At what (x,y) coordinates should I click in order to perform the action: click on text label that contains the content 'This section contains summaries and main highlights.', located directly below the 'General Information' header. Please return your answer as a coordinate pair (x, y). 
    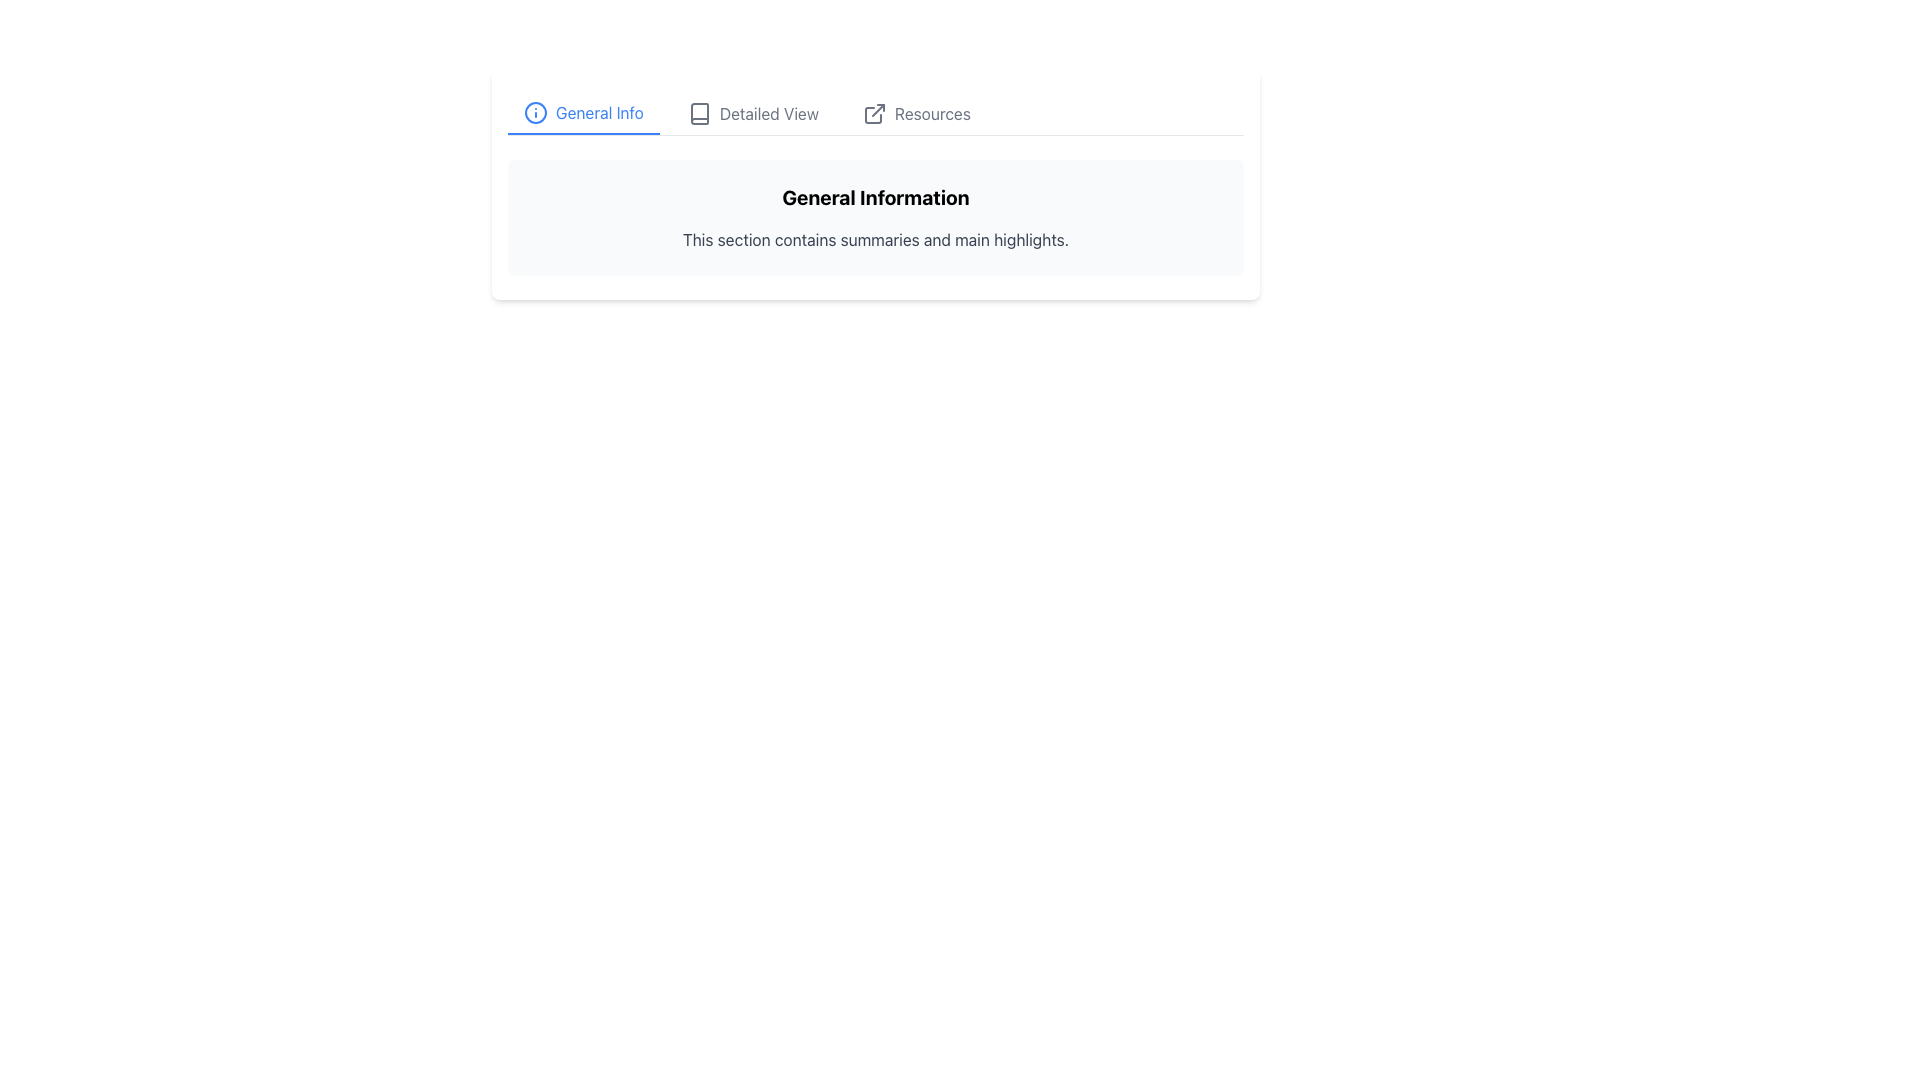
    Looking at the image, I should click on (875, 238).